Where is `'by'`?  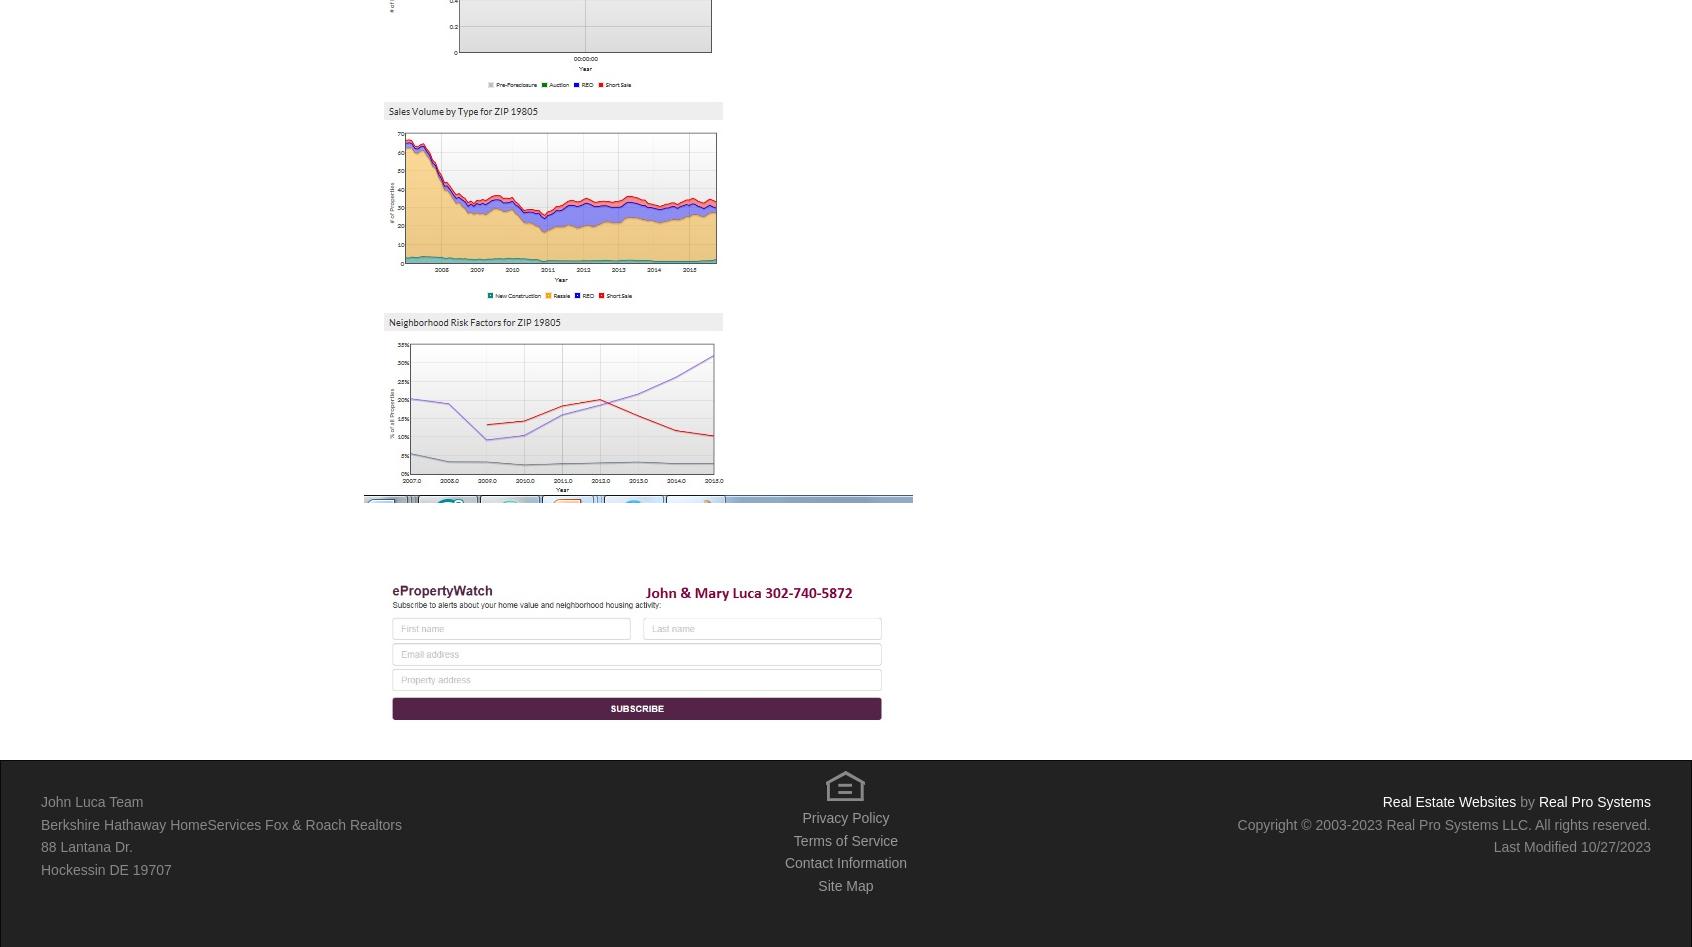 'by' is located at coordinates (1516, 802).